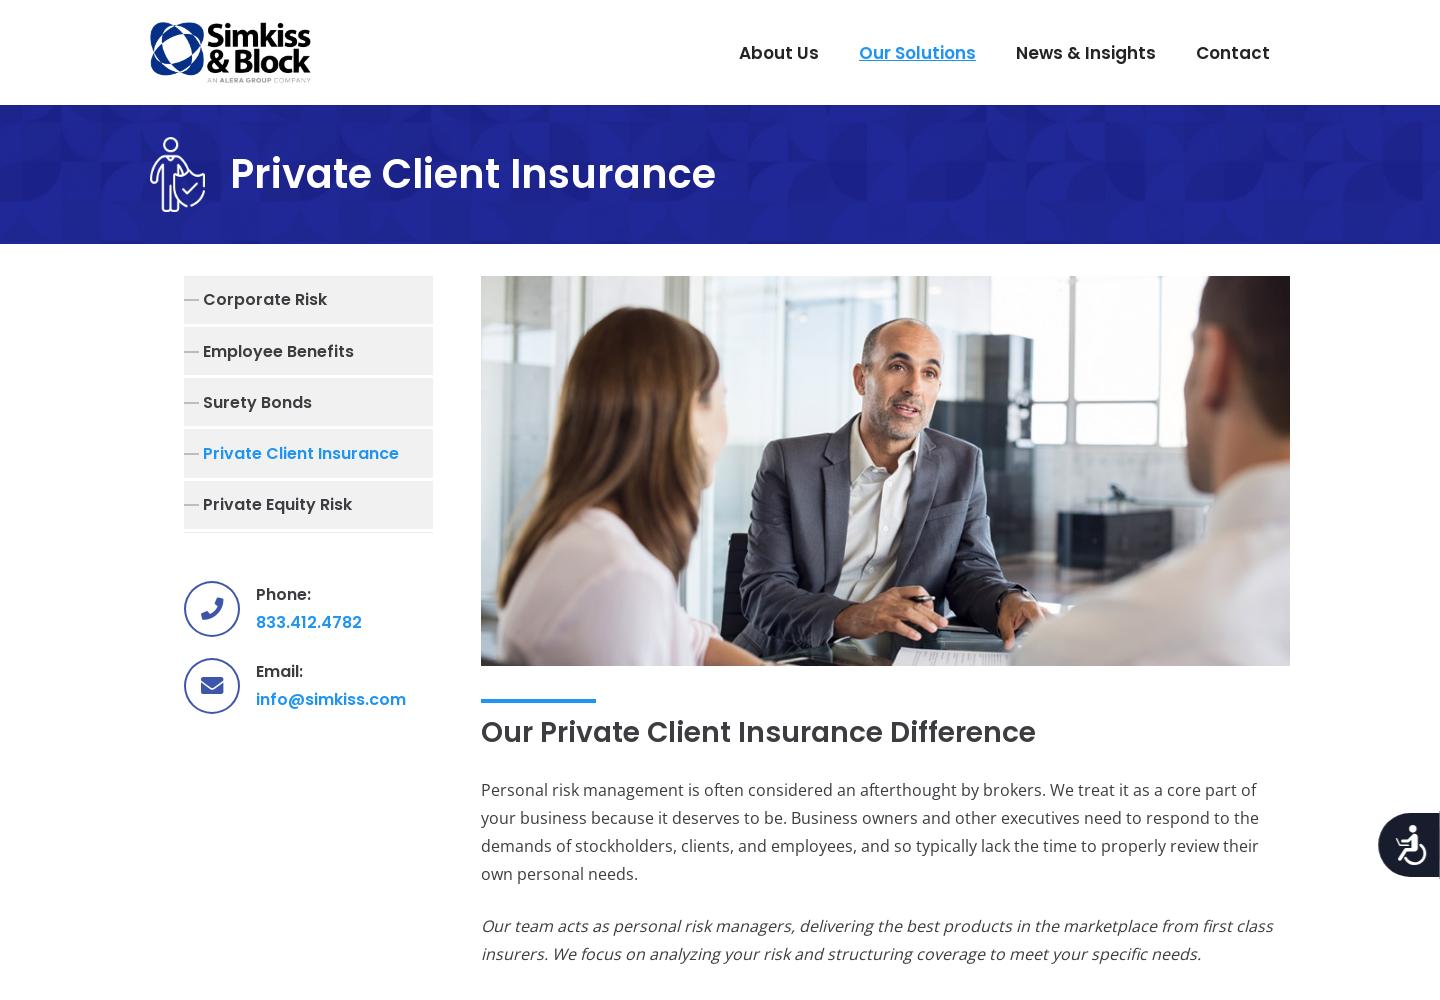 Image resolution: width=1440 pixels, height=1000 pixels. I want to click on '833.412.4782', so click(308, 620).